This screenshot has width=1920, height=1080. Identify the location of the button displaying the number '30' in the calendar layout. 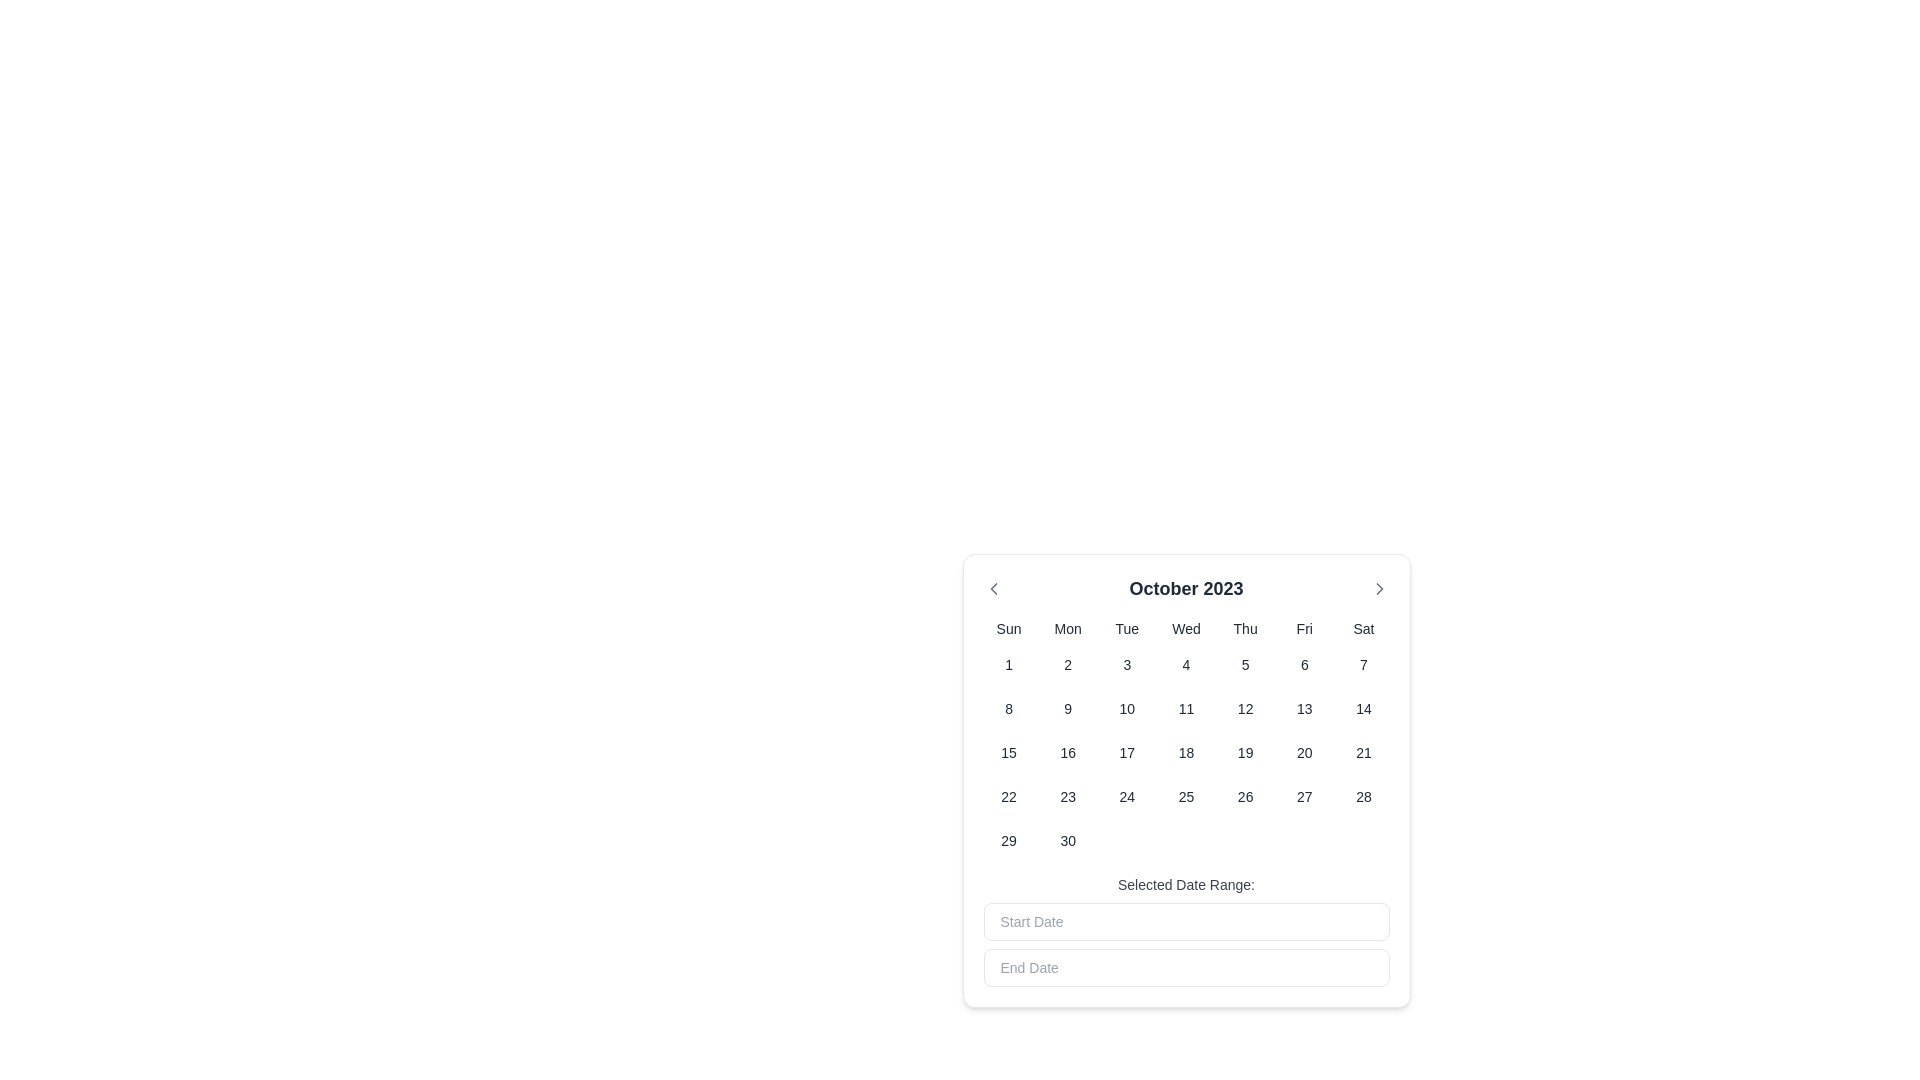
(1067, 840).